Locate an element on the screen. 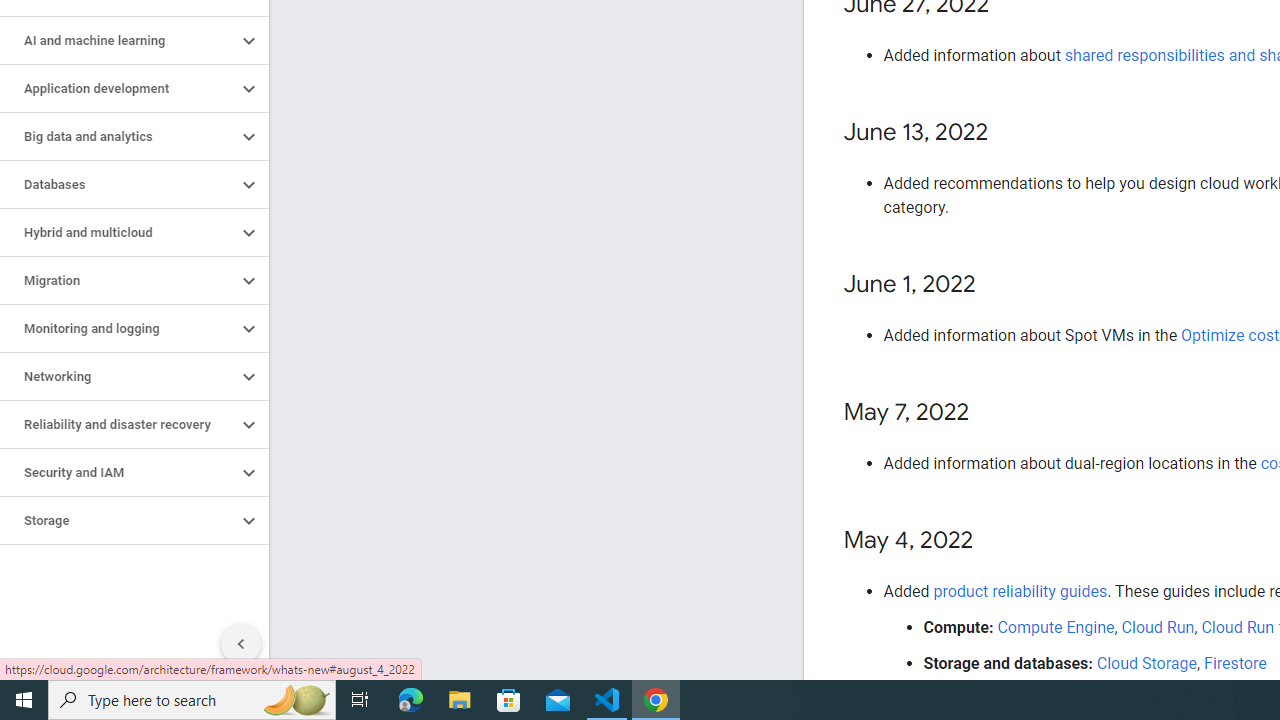 Image resolution: width=1280 pixels, height=720 pixels. 'Compute Engine' is located at coordinates (1055, 626).